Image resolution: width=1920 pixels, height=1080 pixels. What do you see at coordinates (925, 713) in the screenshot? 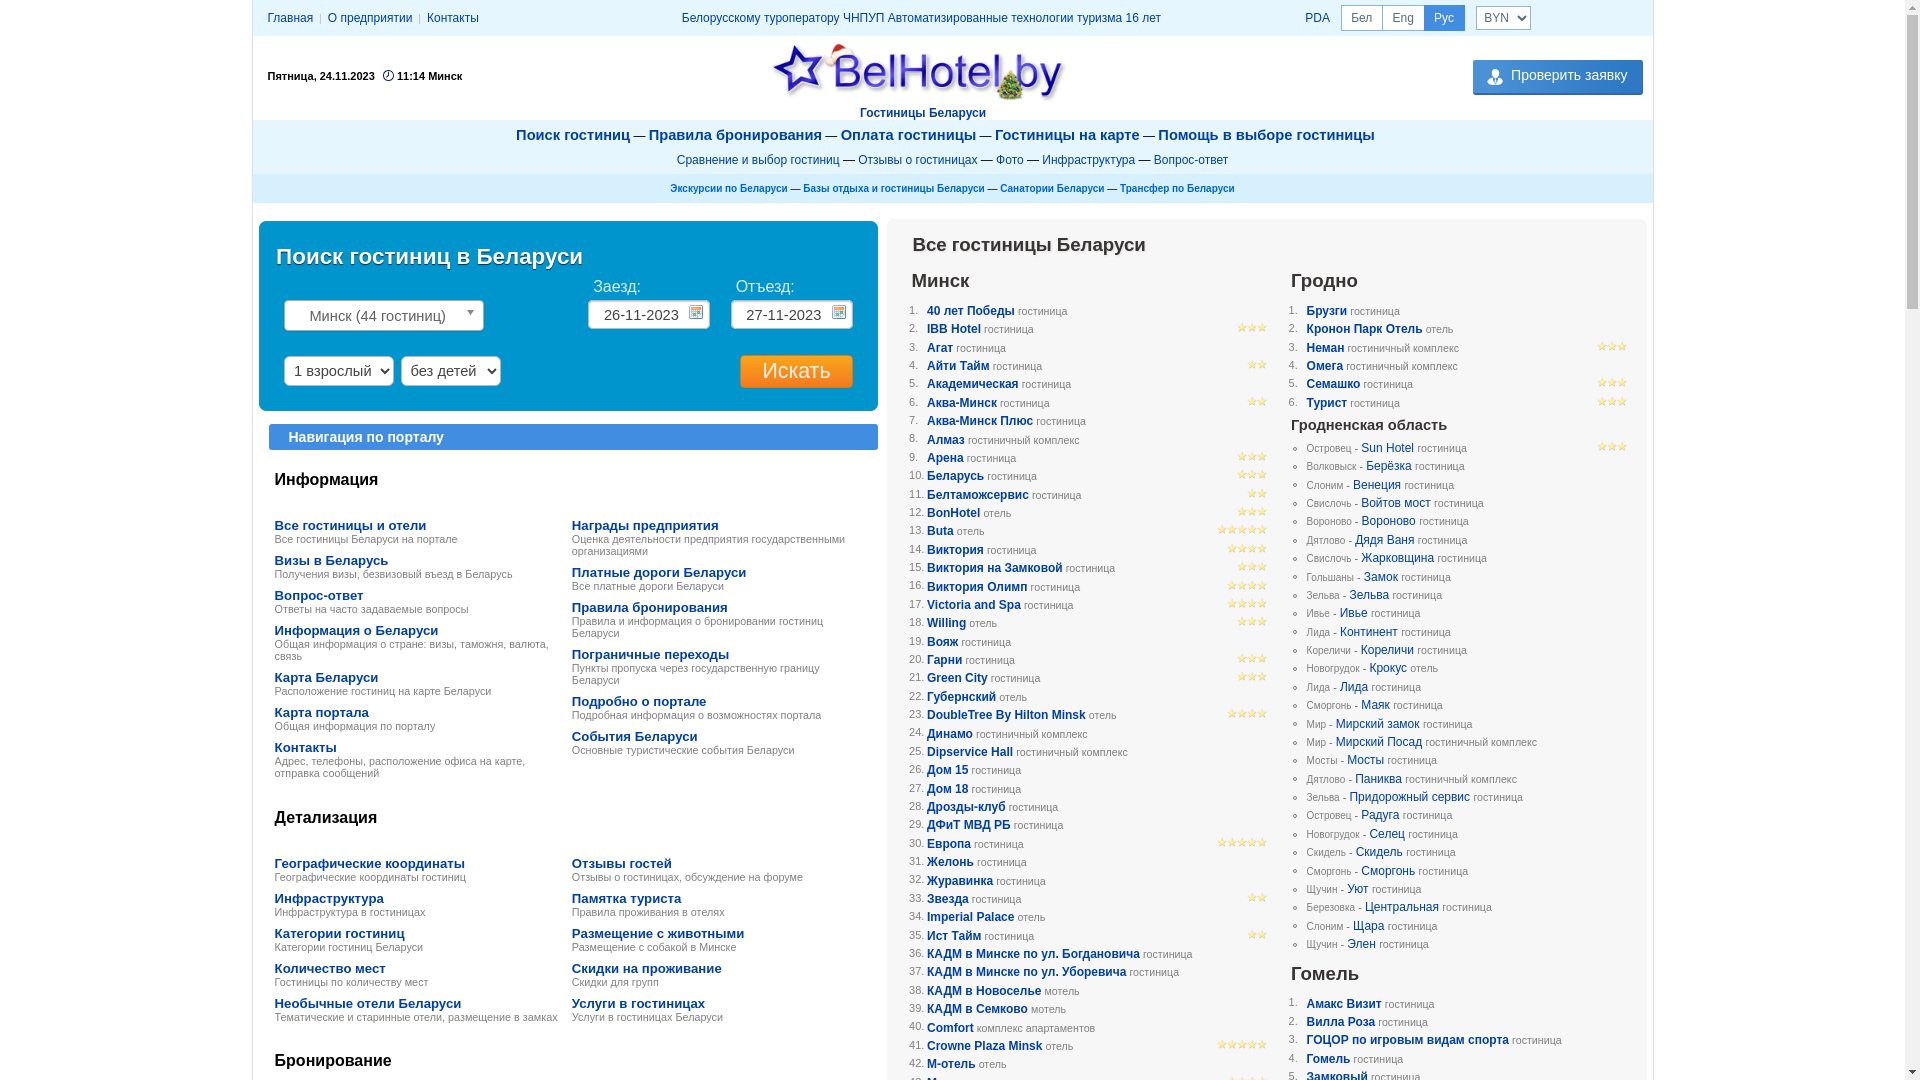
I see `'DoubleTree By Hilton Minsk'` at bounding box center [925, 713].